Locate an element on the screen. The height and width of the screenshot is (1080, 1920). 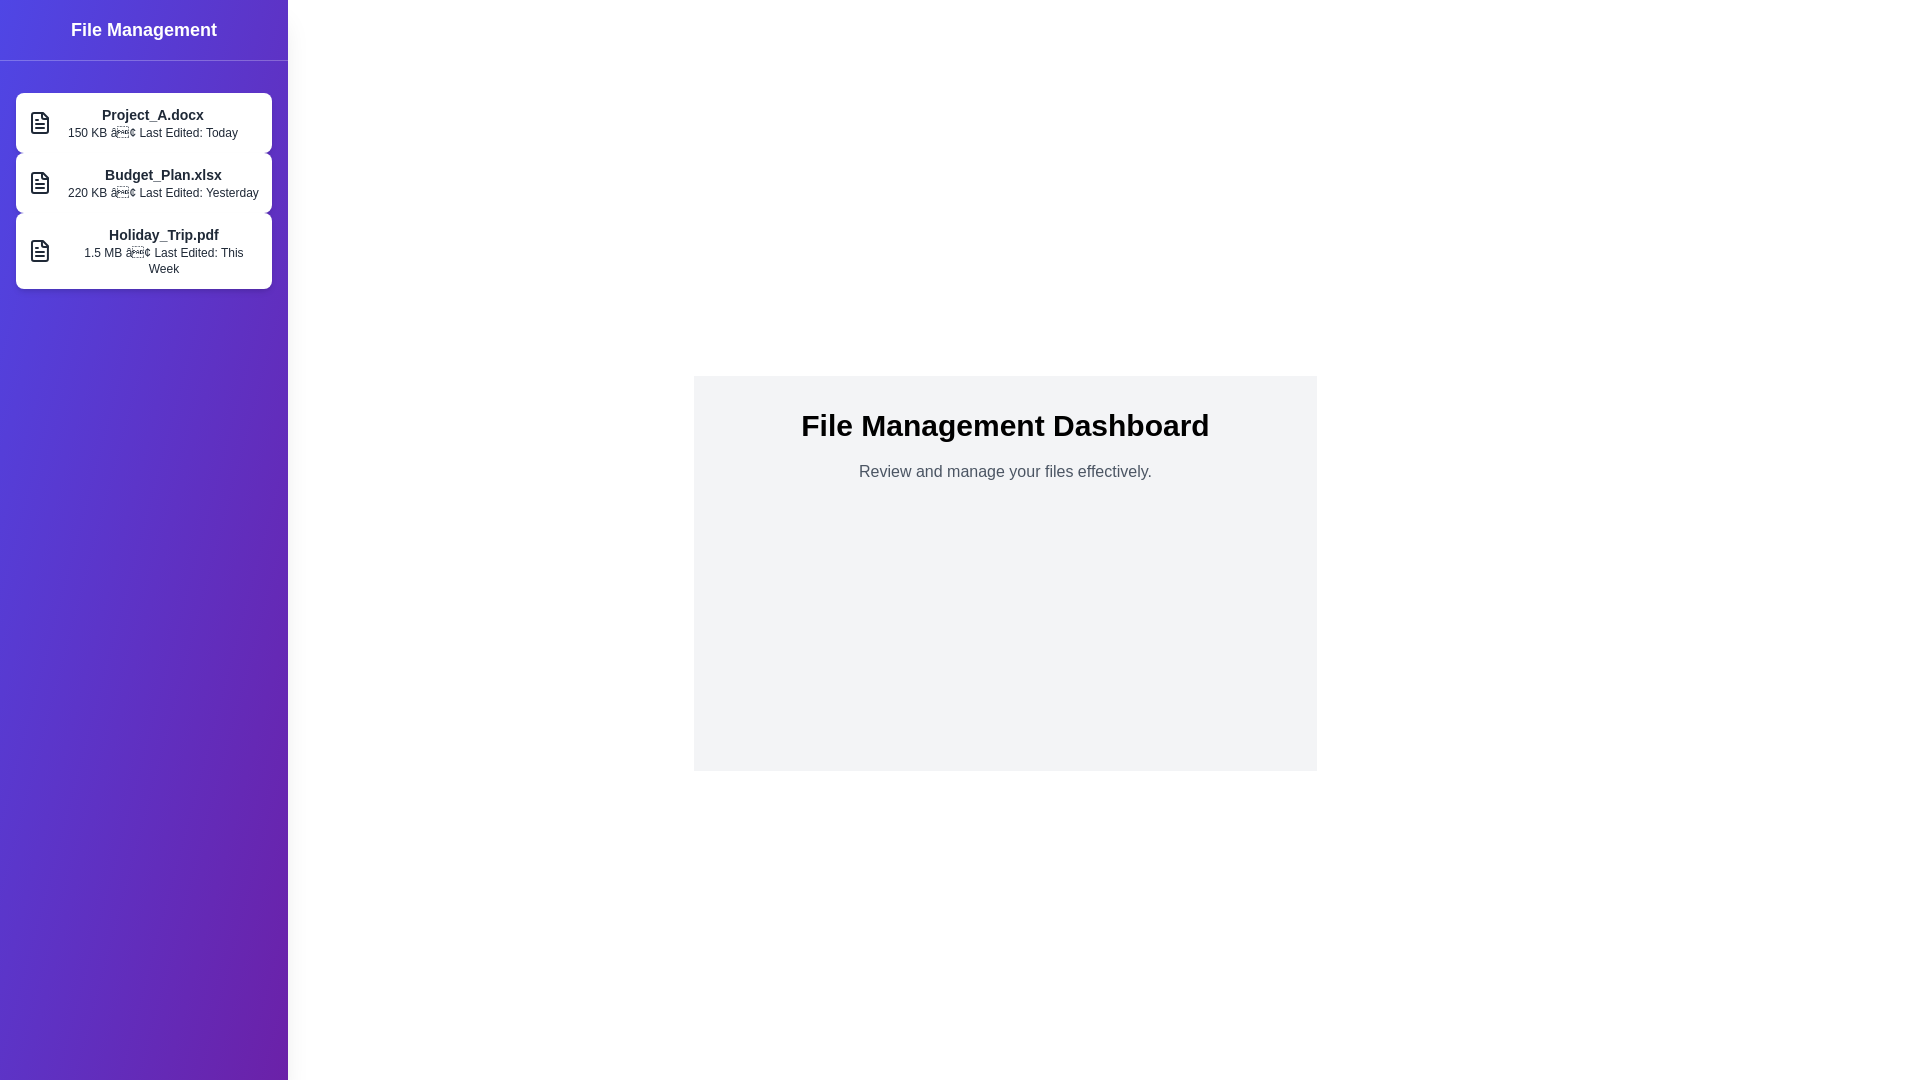
the file named Project_A.docx to select it is located at coordinates (143, 123).